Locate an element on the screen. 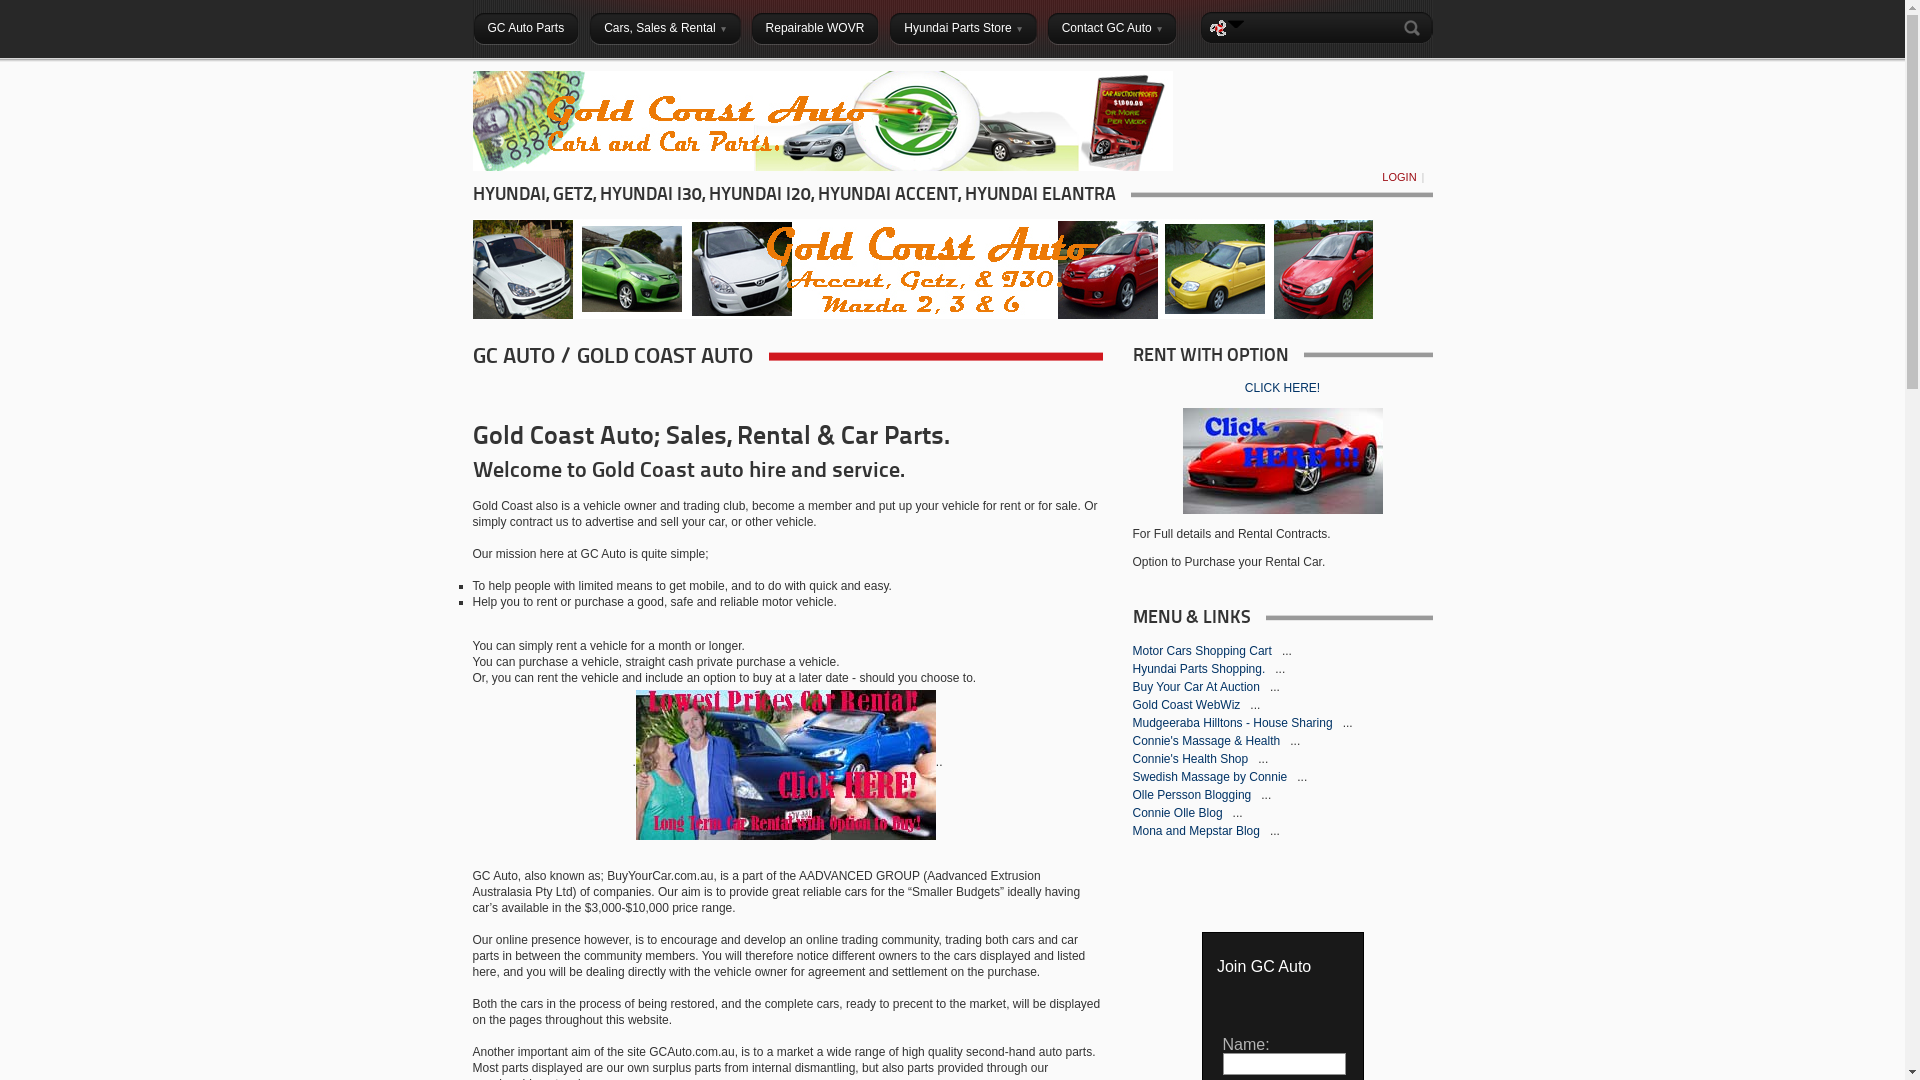  'Motor Cars Shopping Cart' is located at coordinates (1202, 651).